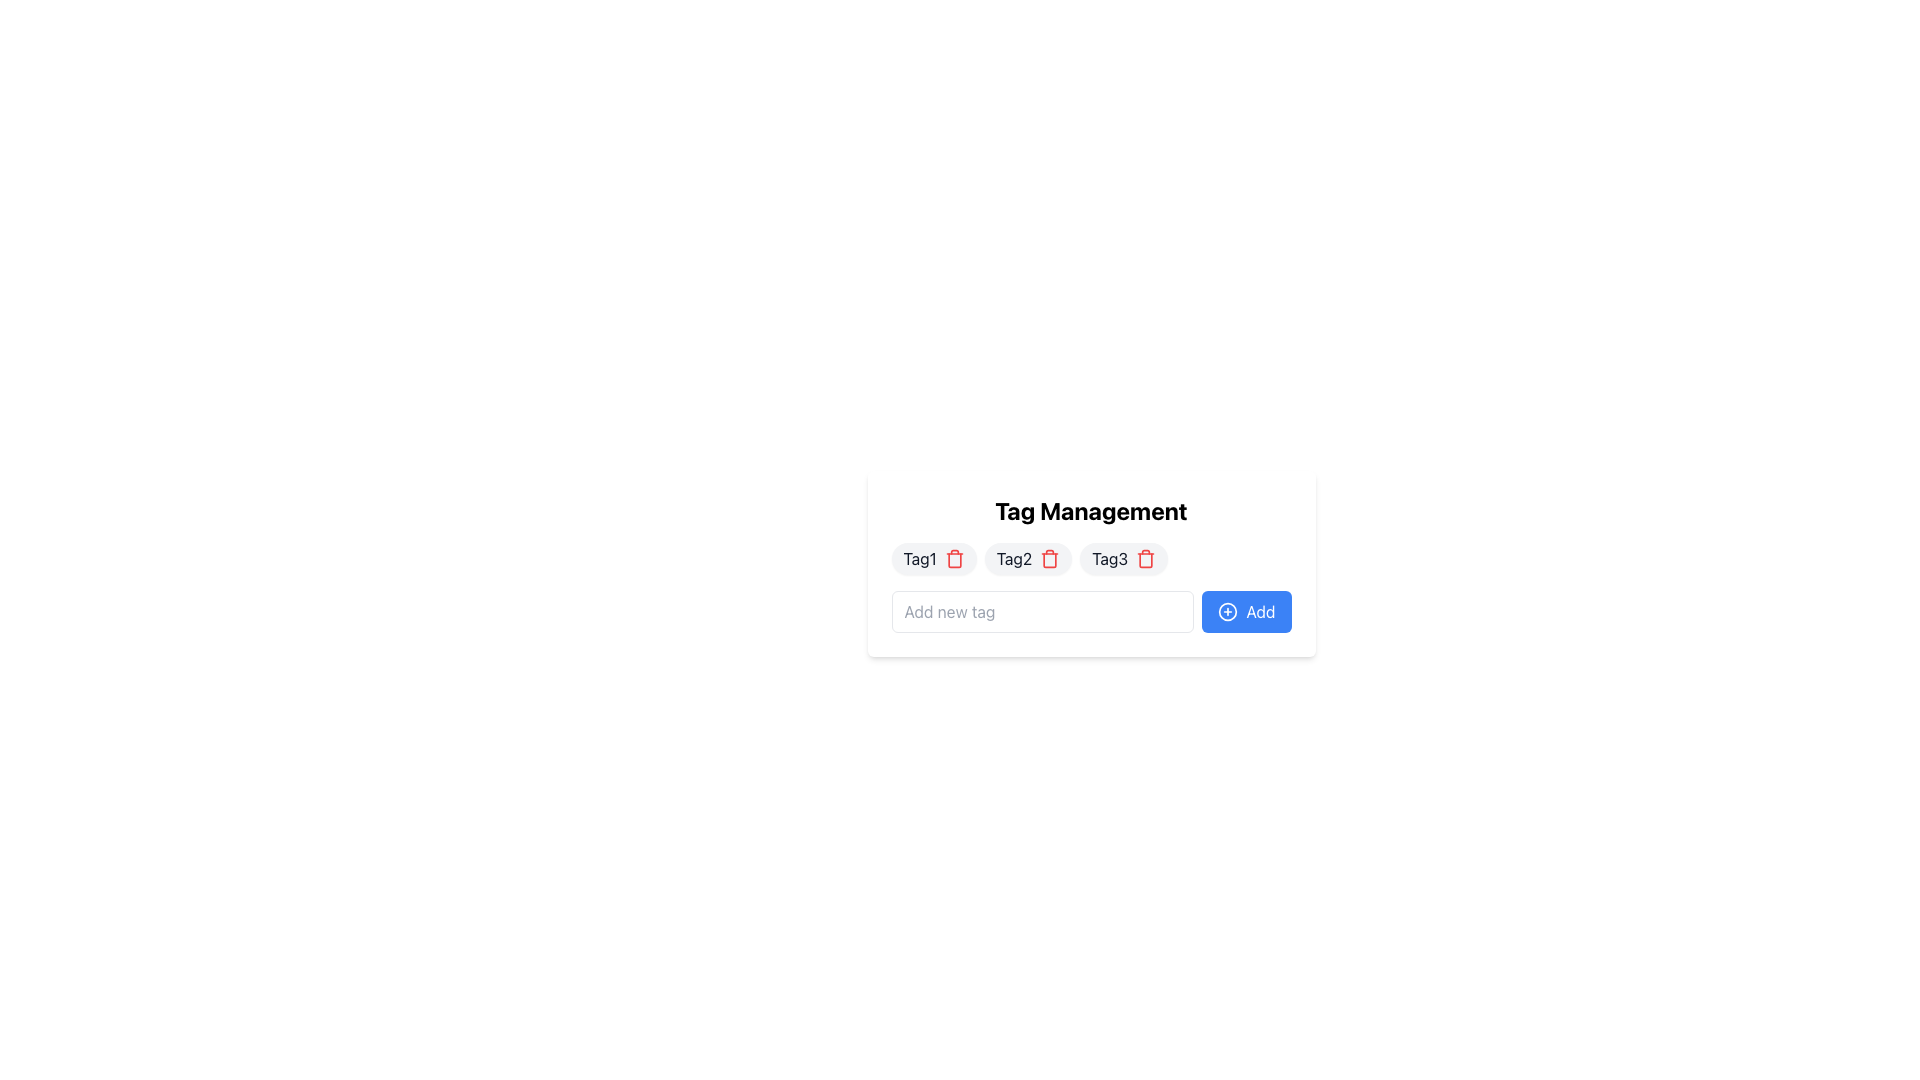 The height and width of the screenshot is (1080, 1920). What do you see at coordinates (1124, 559) in the screenshot?
I see `the Tag component labeled 'Tag3' with an inline delete button` at bounding box center [1124, 559].